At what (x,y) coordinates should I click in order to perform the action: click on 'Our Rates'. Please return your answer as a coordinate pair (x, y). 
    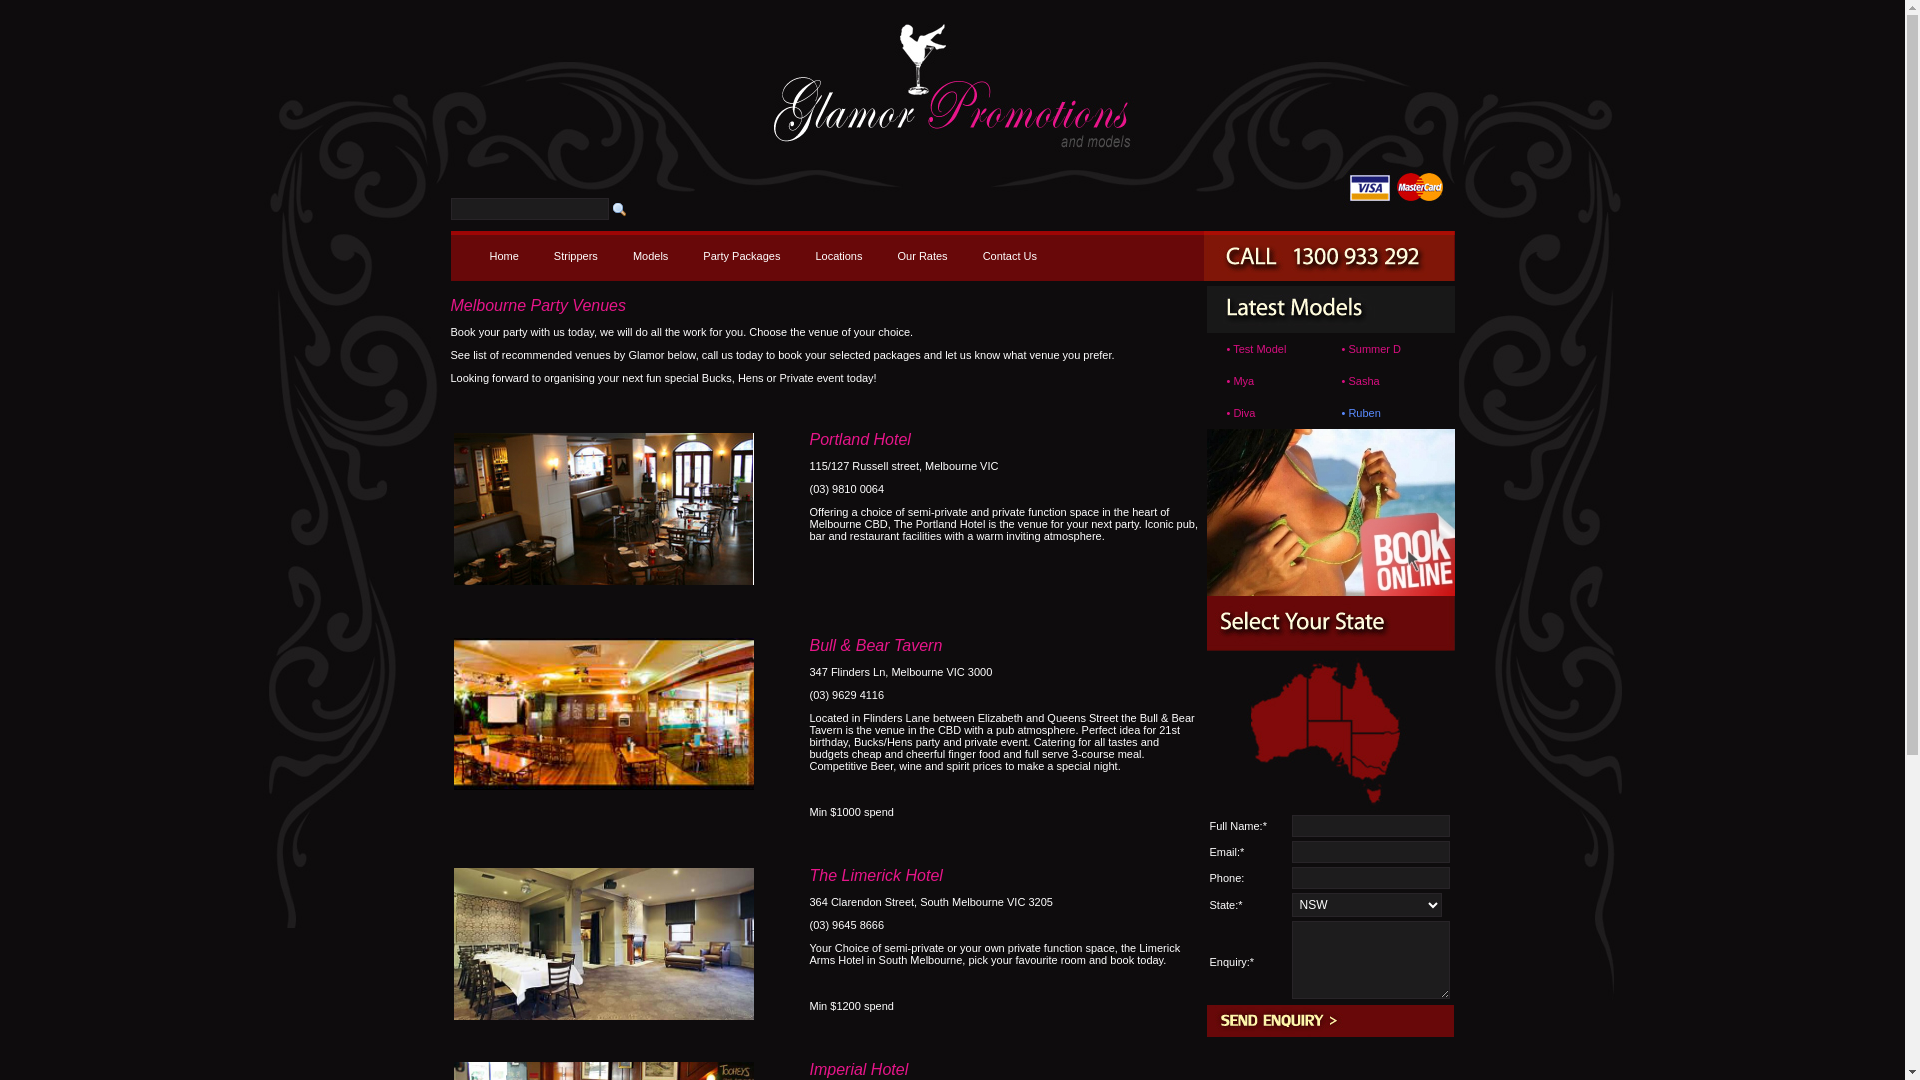
    Looking at the image, I should click on (920, 254).